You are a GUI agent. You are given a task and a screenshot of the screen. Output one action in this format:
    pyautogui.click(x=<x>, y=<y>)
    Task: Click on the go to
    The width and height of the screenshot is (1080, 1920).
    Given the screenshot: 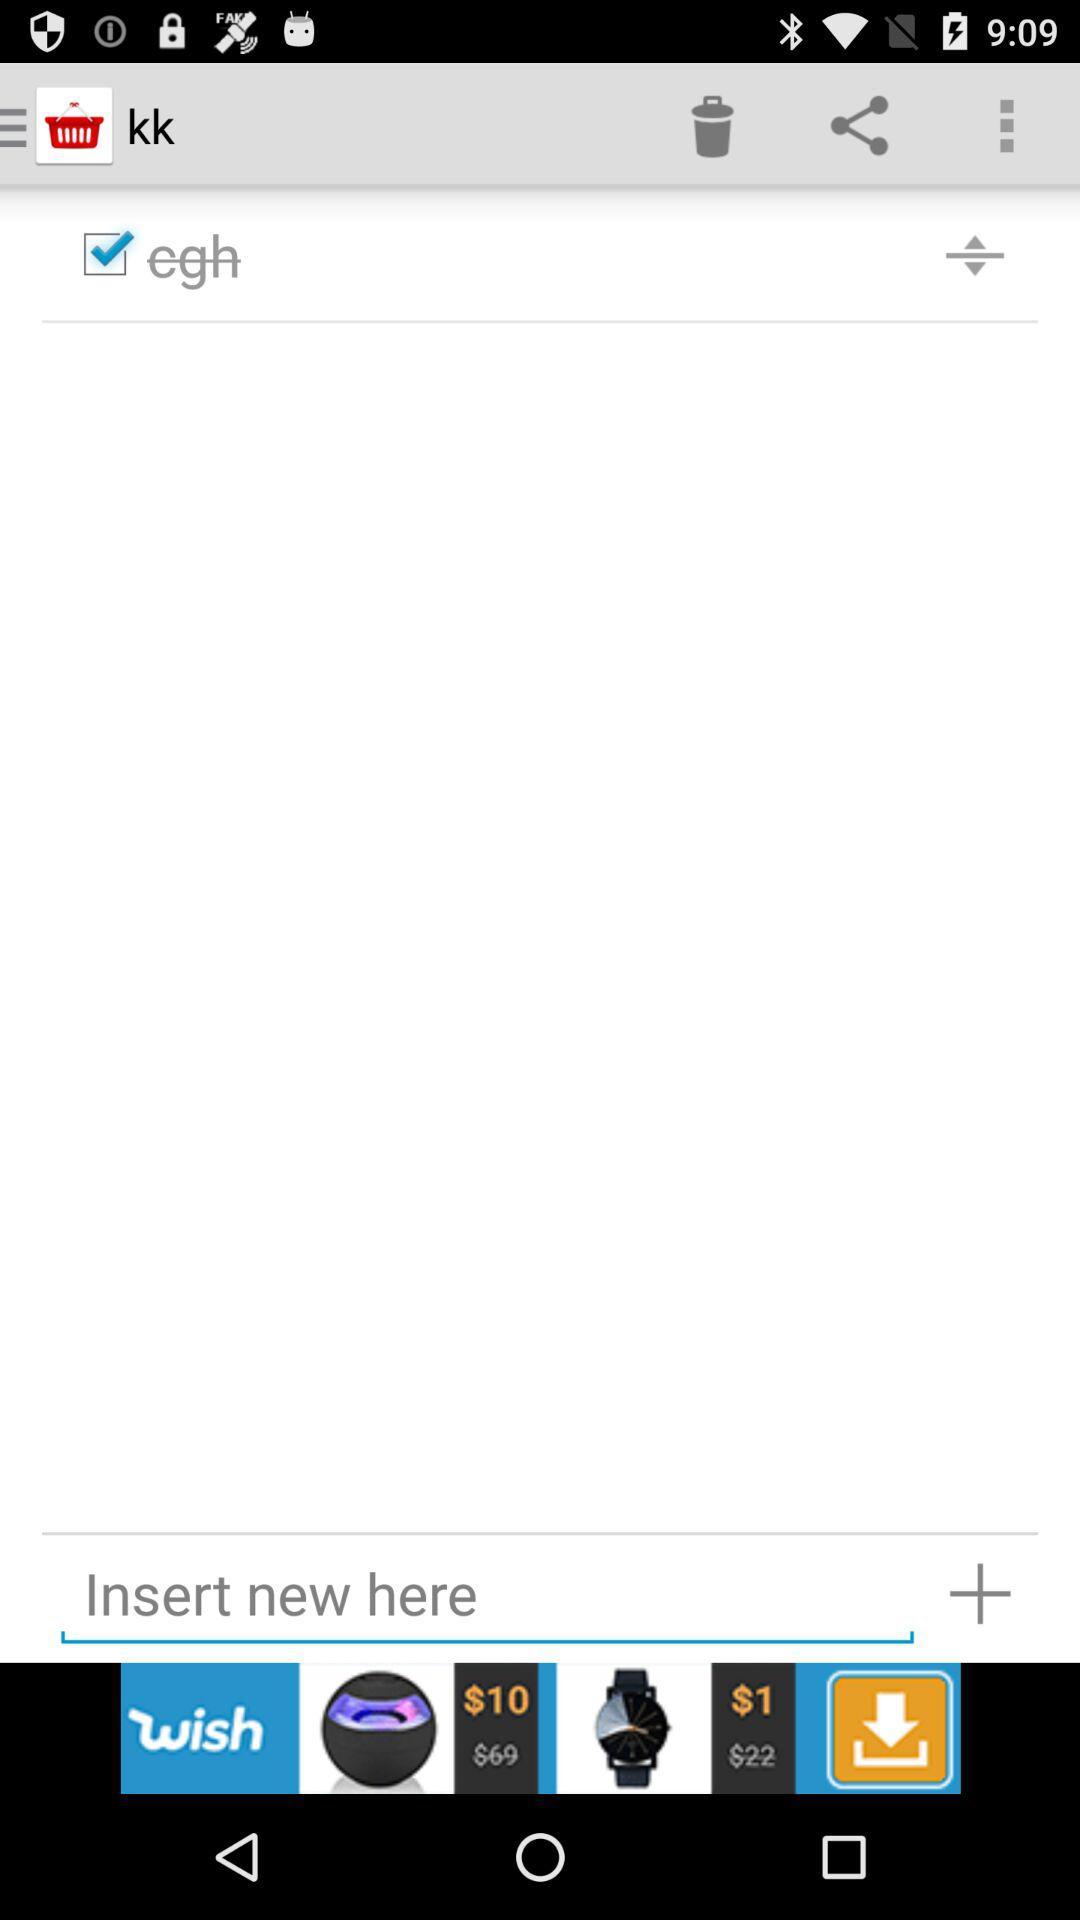 What is the action you would take?
    pyautogui.click(x=979, y=1592)
    